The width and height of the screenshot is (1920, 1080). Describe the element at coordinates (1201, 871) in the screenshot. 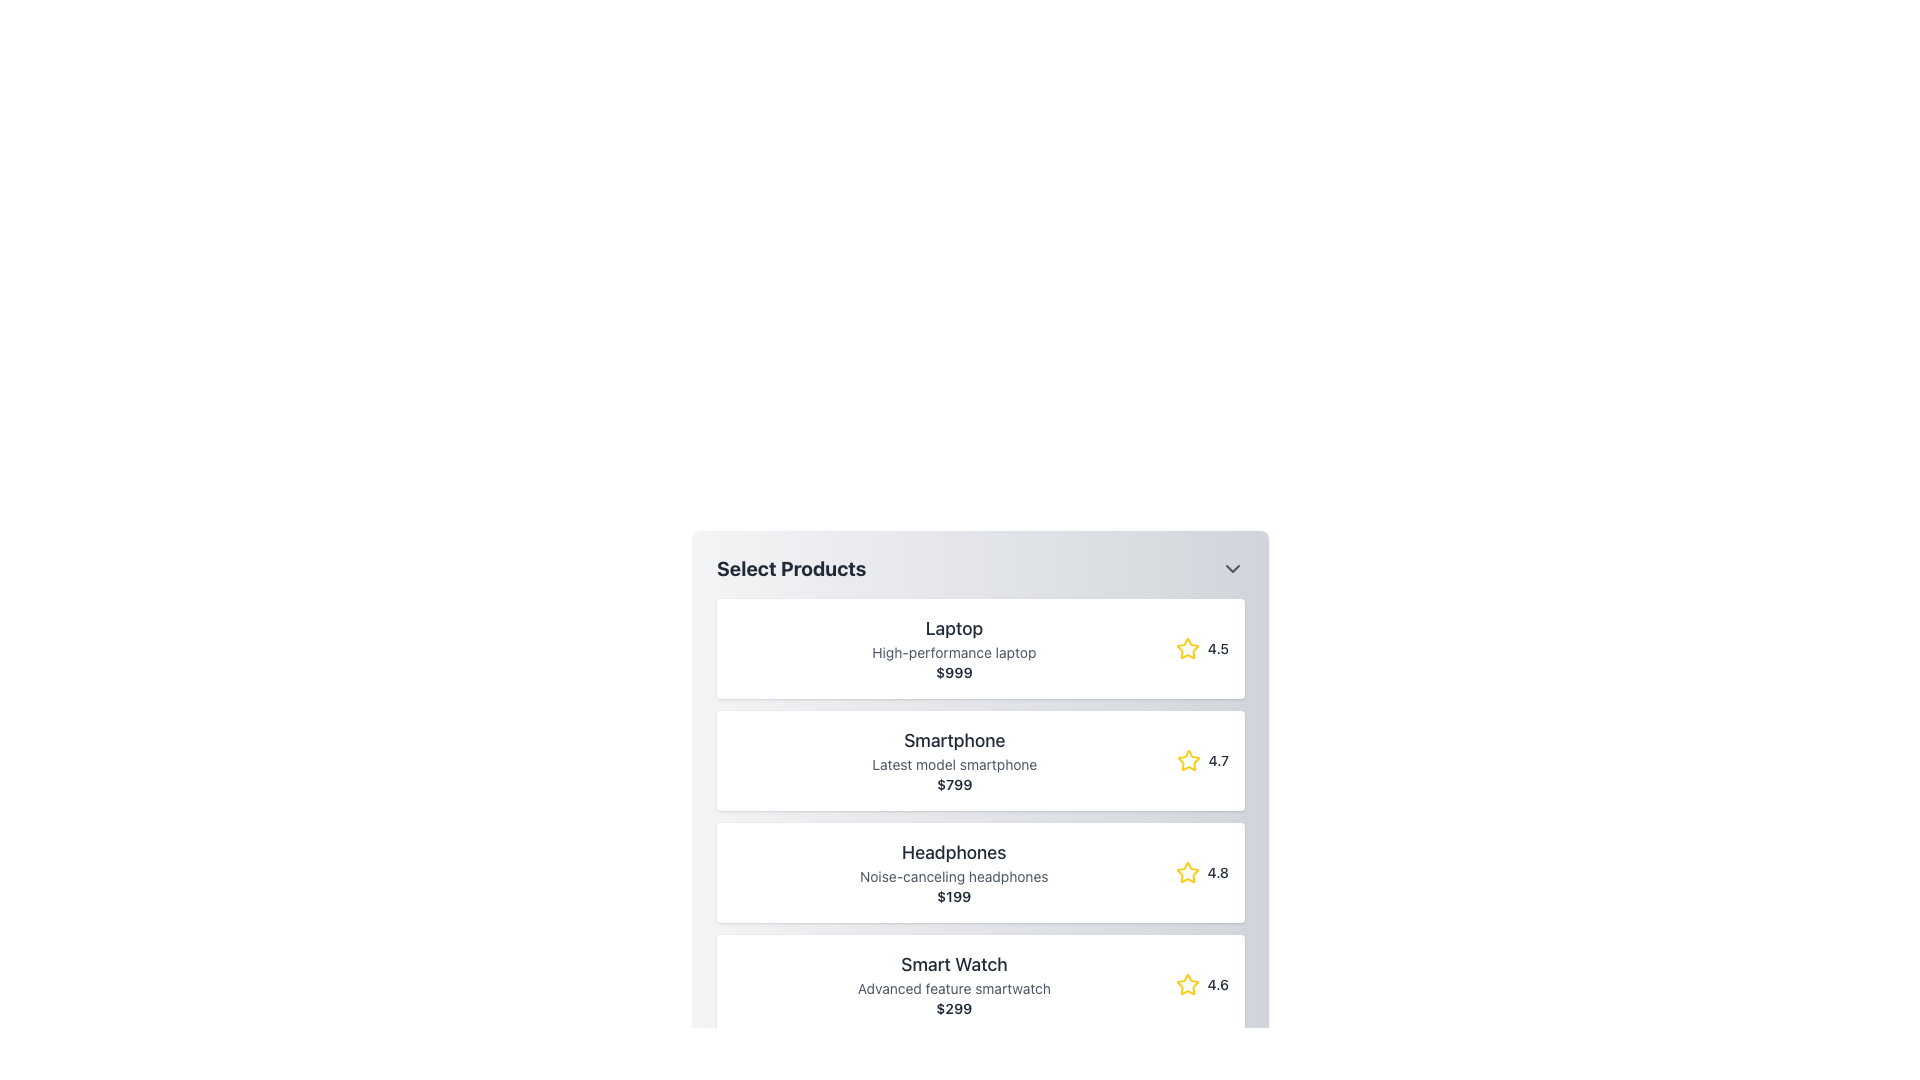

I see `the composite element displaying a yellow star icon and the numeric rating '4.8', located at the bottom-right of the headphones card` at that location.